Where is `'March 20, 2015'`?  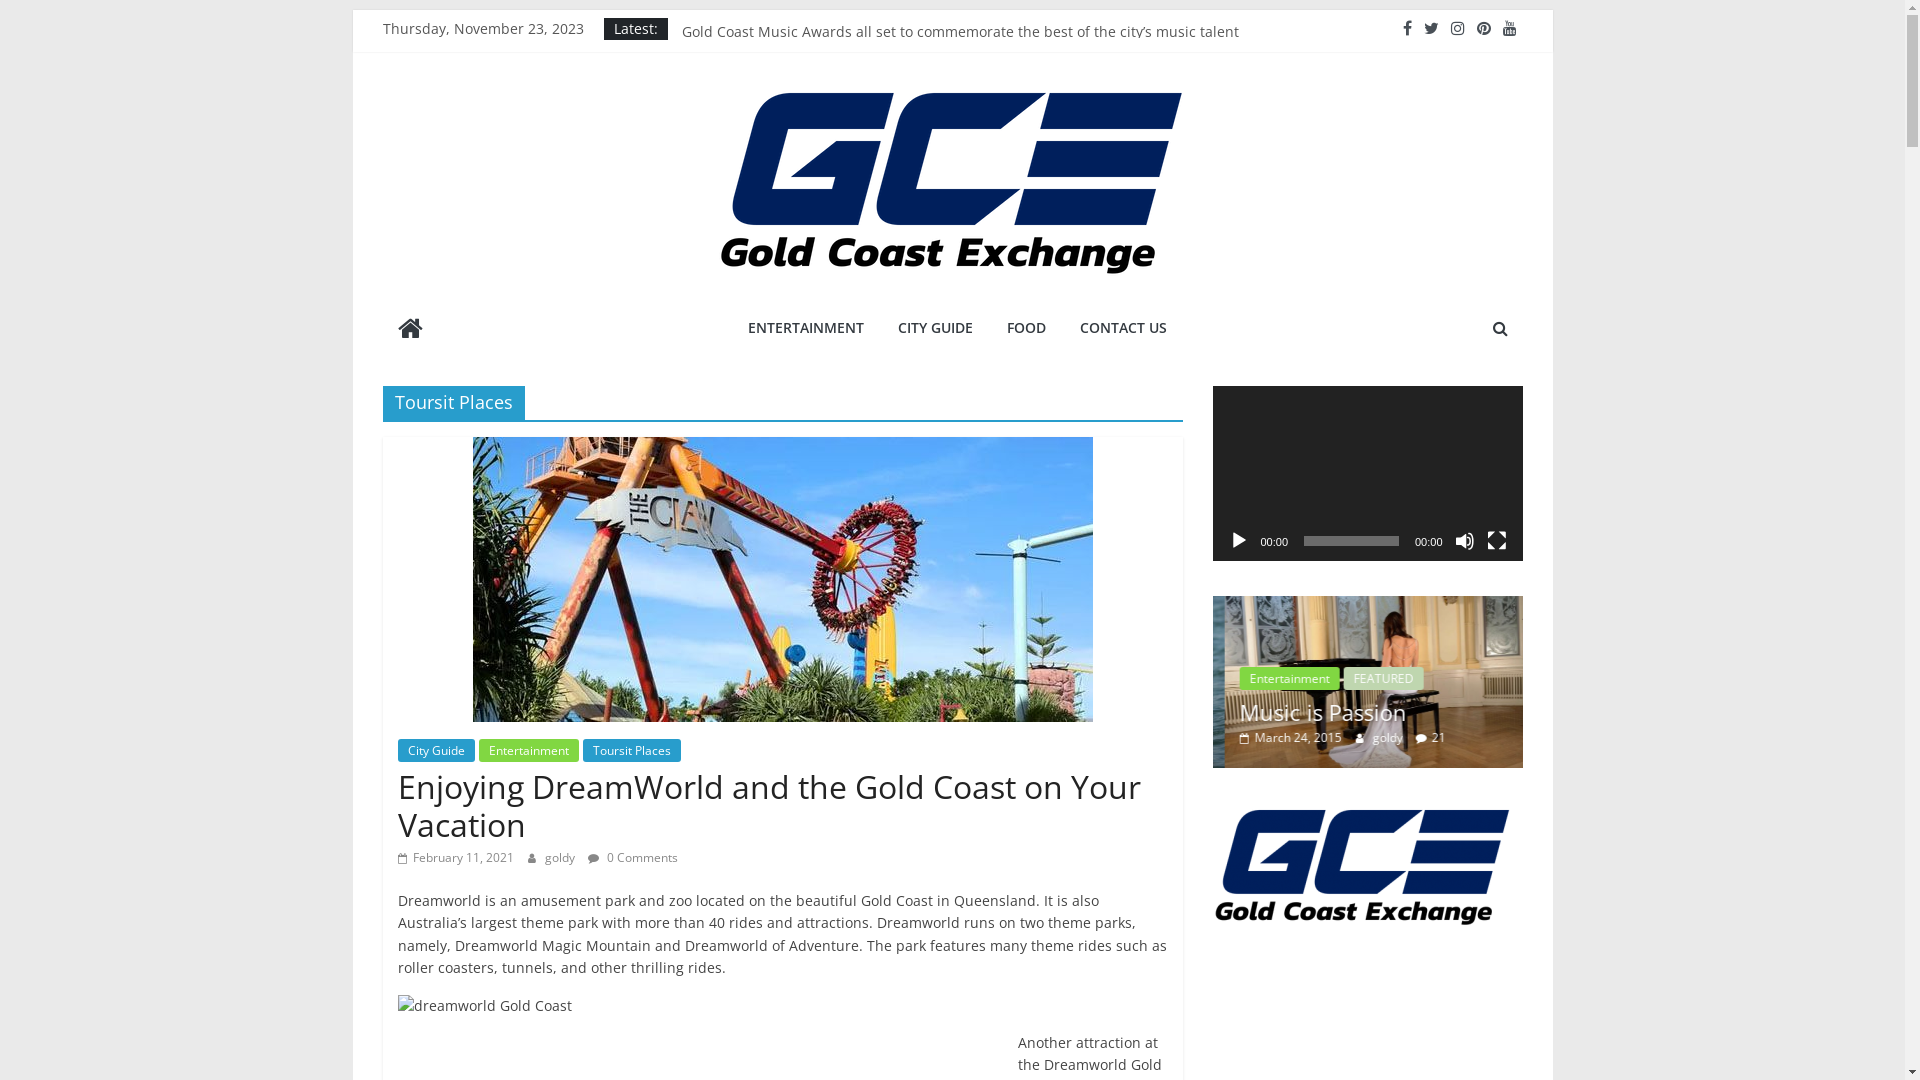 'March 20, 2015' is located at coordinates (1277, 737).